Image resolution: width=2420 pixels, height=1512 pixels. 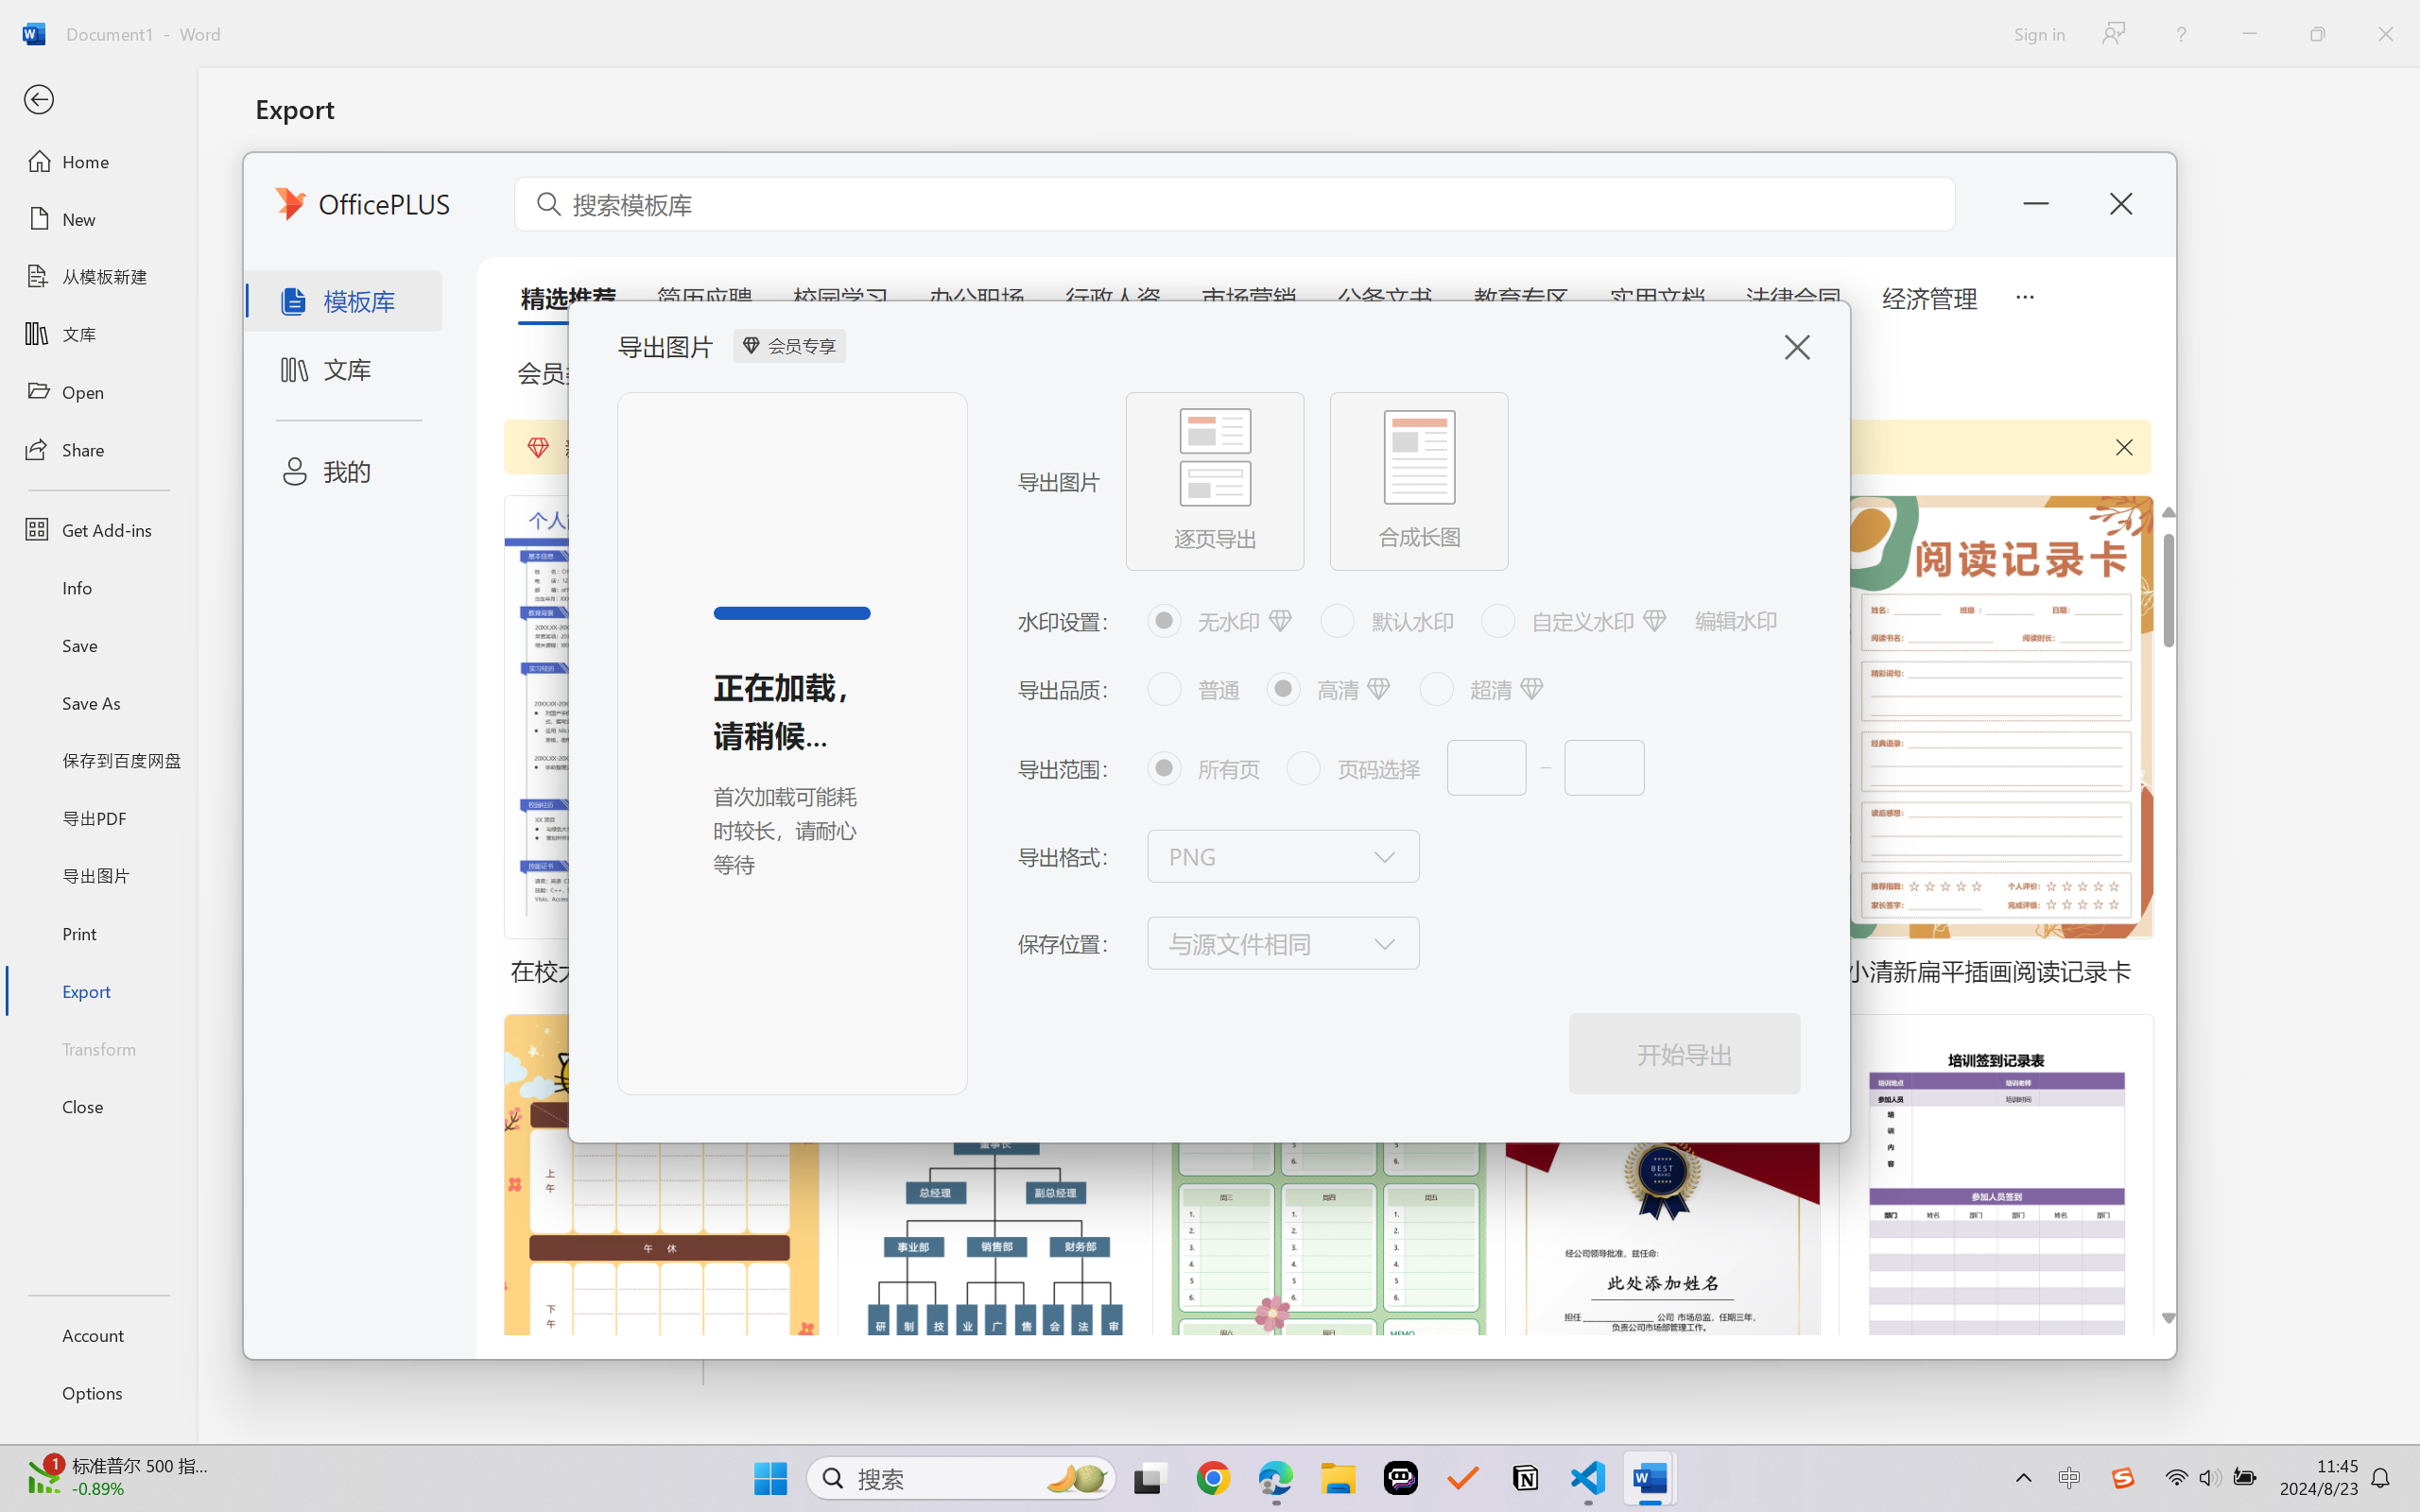 I want to click on 'Transform', so click(x=97, y=1046).